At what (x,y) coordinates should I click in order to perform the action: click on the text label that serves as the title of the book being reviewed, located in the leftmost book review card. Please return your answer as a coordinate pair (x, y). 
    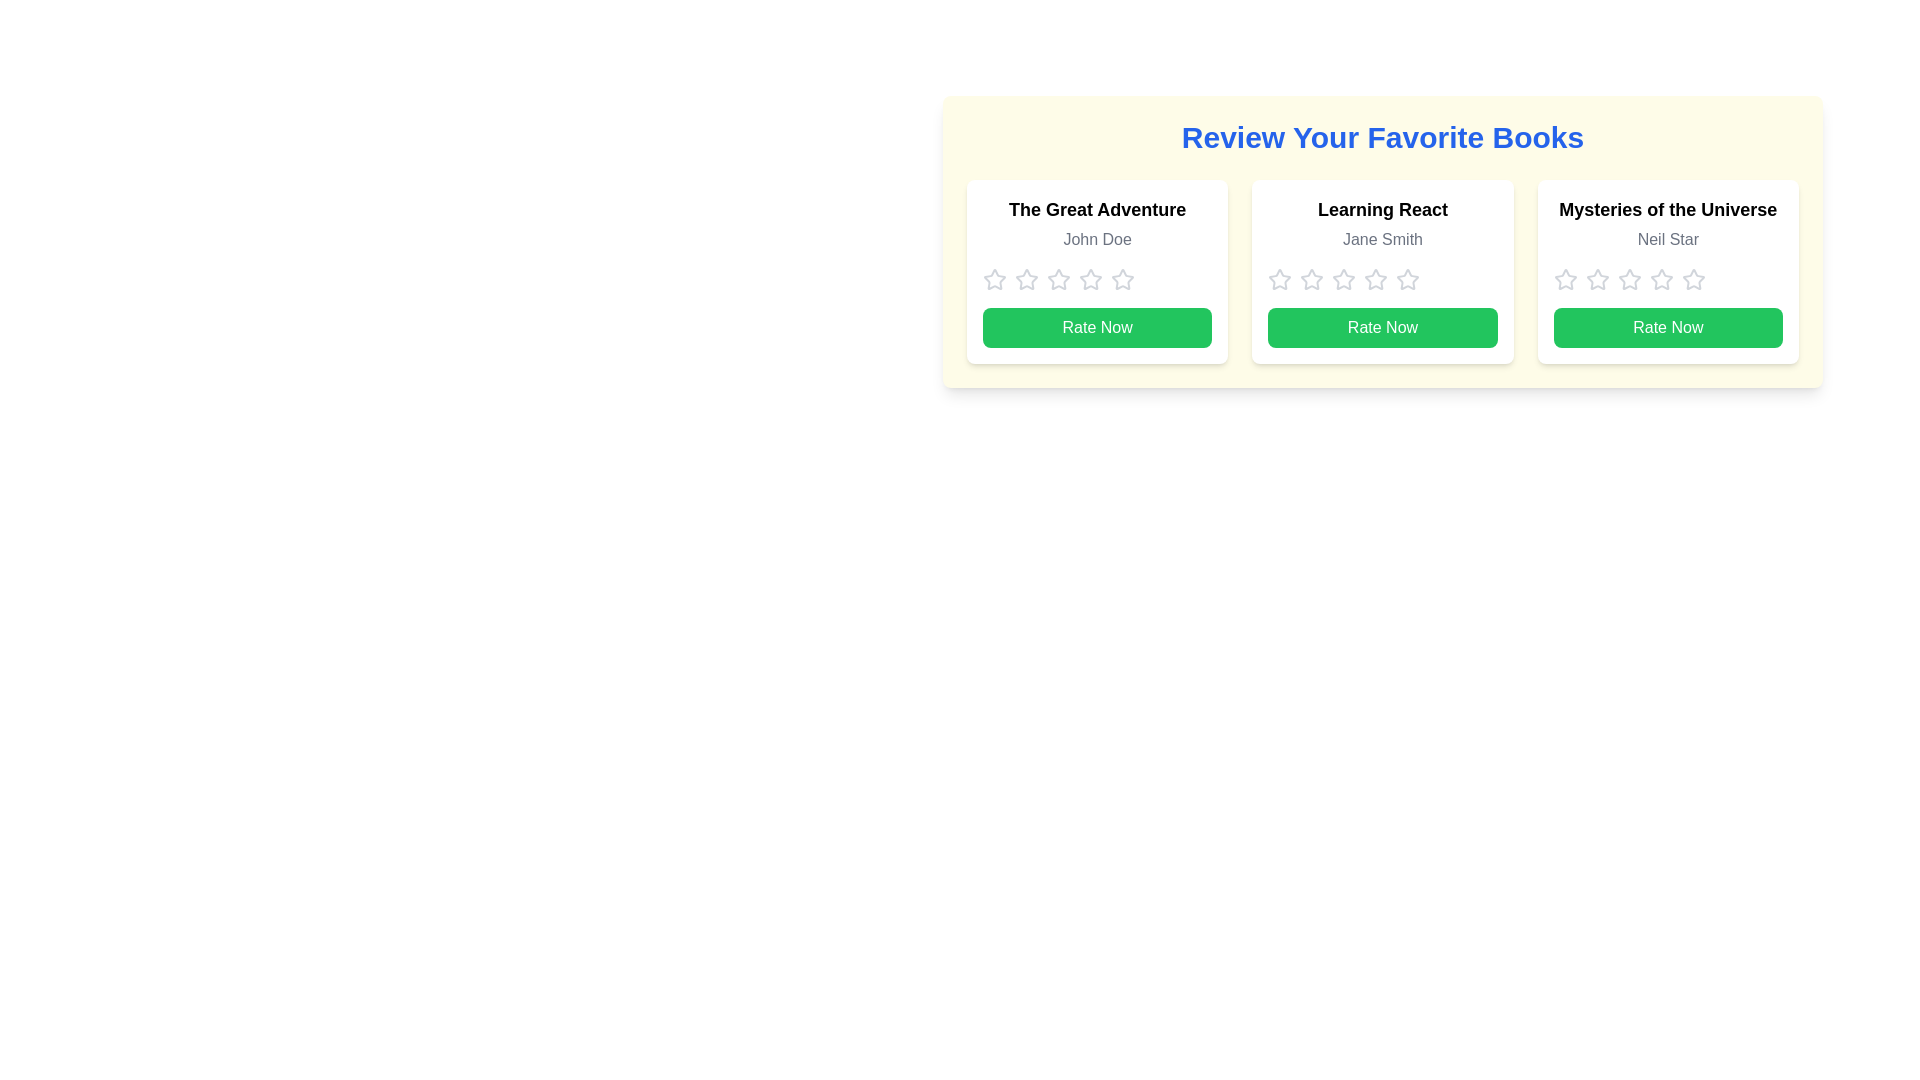
    Looking at the image, I should click on (1096, 209).